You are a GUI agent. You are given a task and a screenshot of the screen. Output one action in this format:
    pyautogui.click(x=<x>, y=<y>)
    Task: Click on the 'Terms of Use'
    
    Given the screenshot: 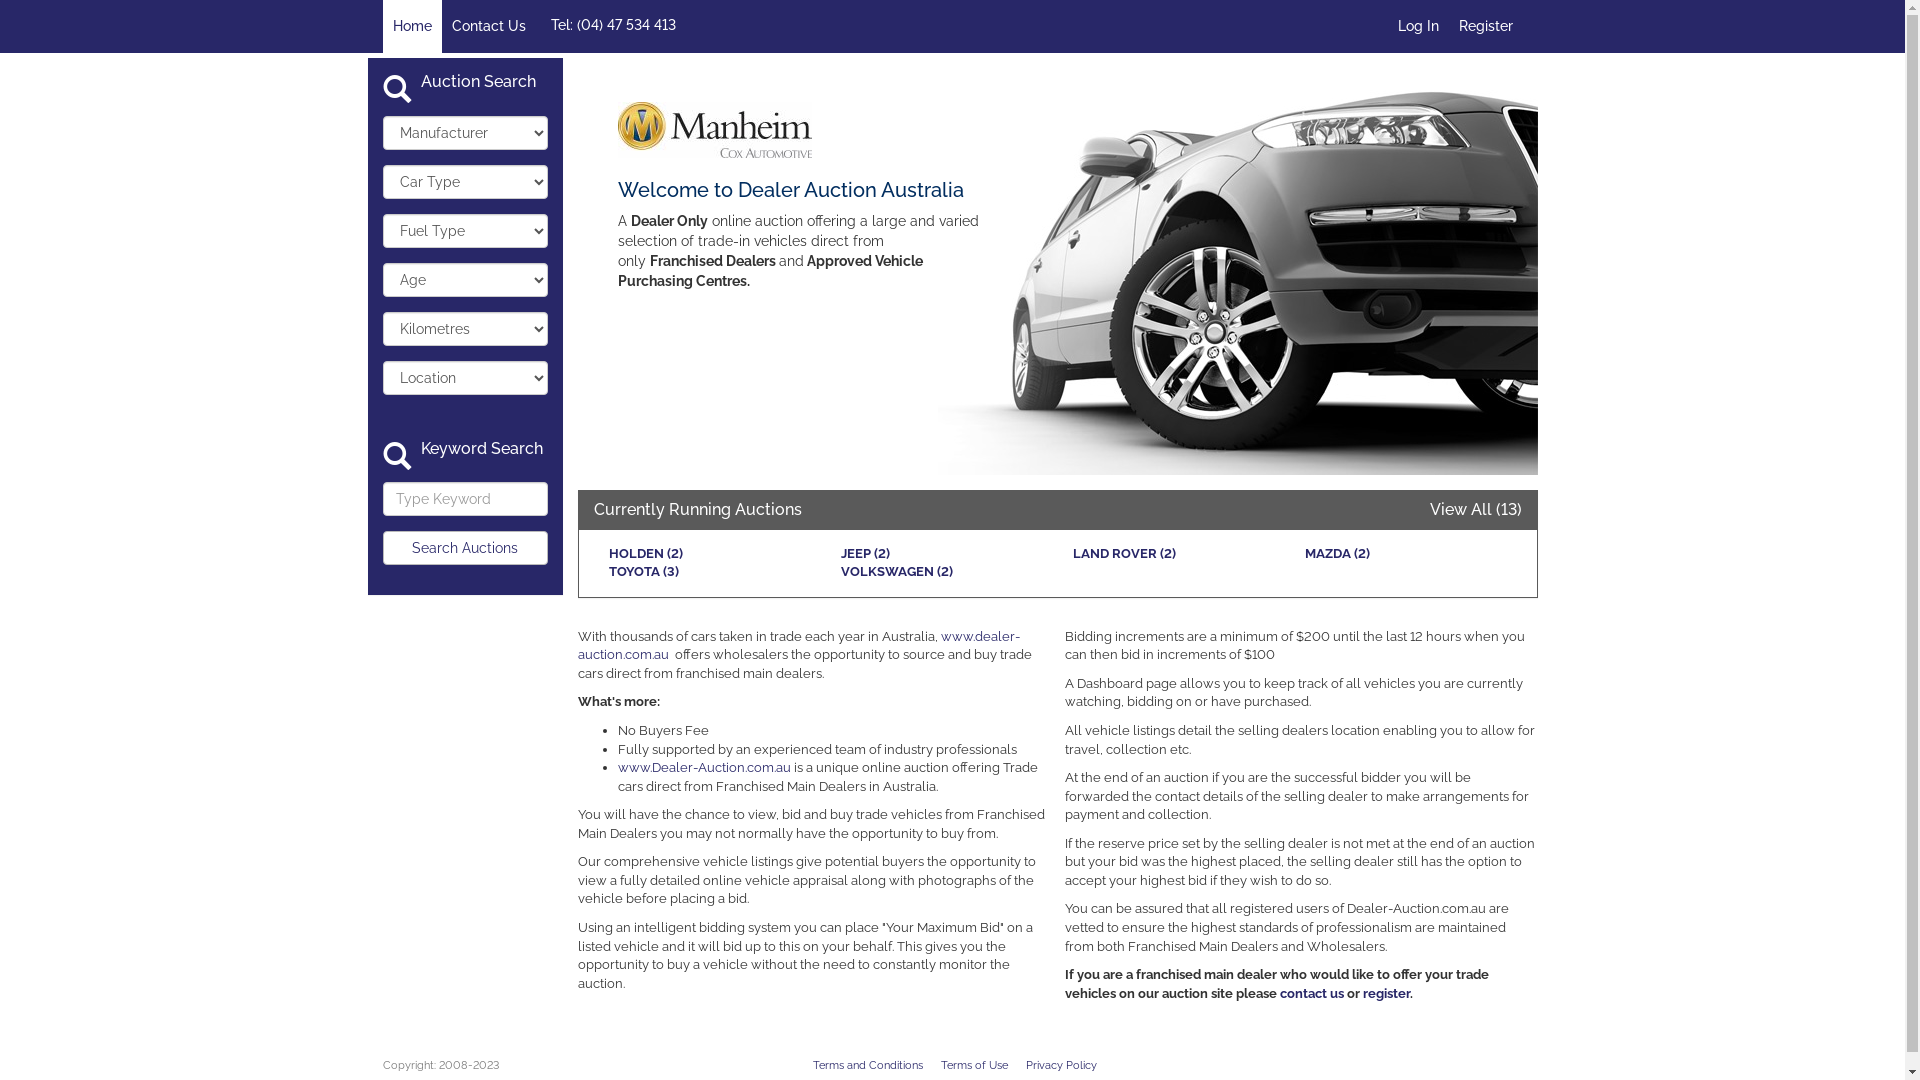 What is the action you would take?
    pyautogui.click(x=973, y=1064)
    